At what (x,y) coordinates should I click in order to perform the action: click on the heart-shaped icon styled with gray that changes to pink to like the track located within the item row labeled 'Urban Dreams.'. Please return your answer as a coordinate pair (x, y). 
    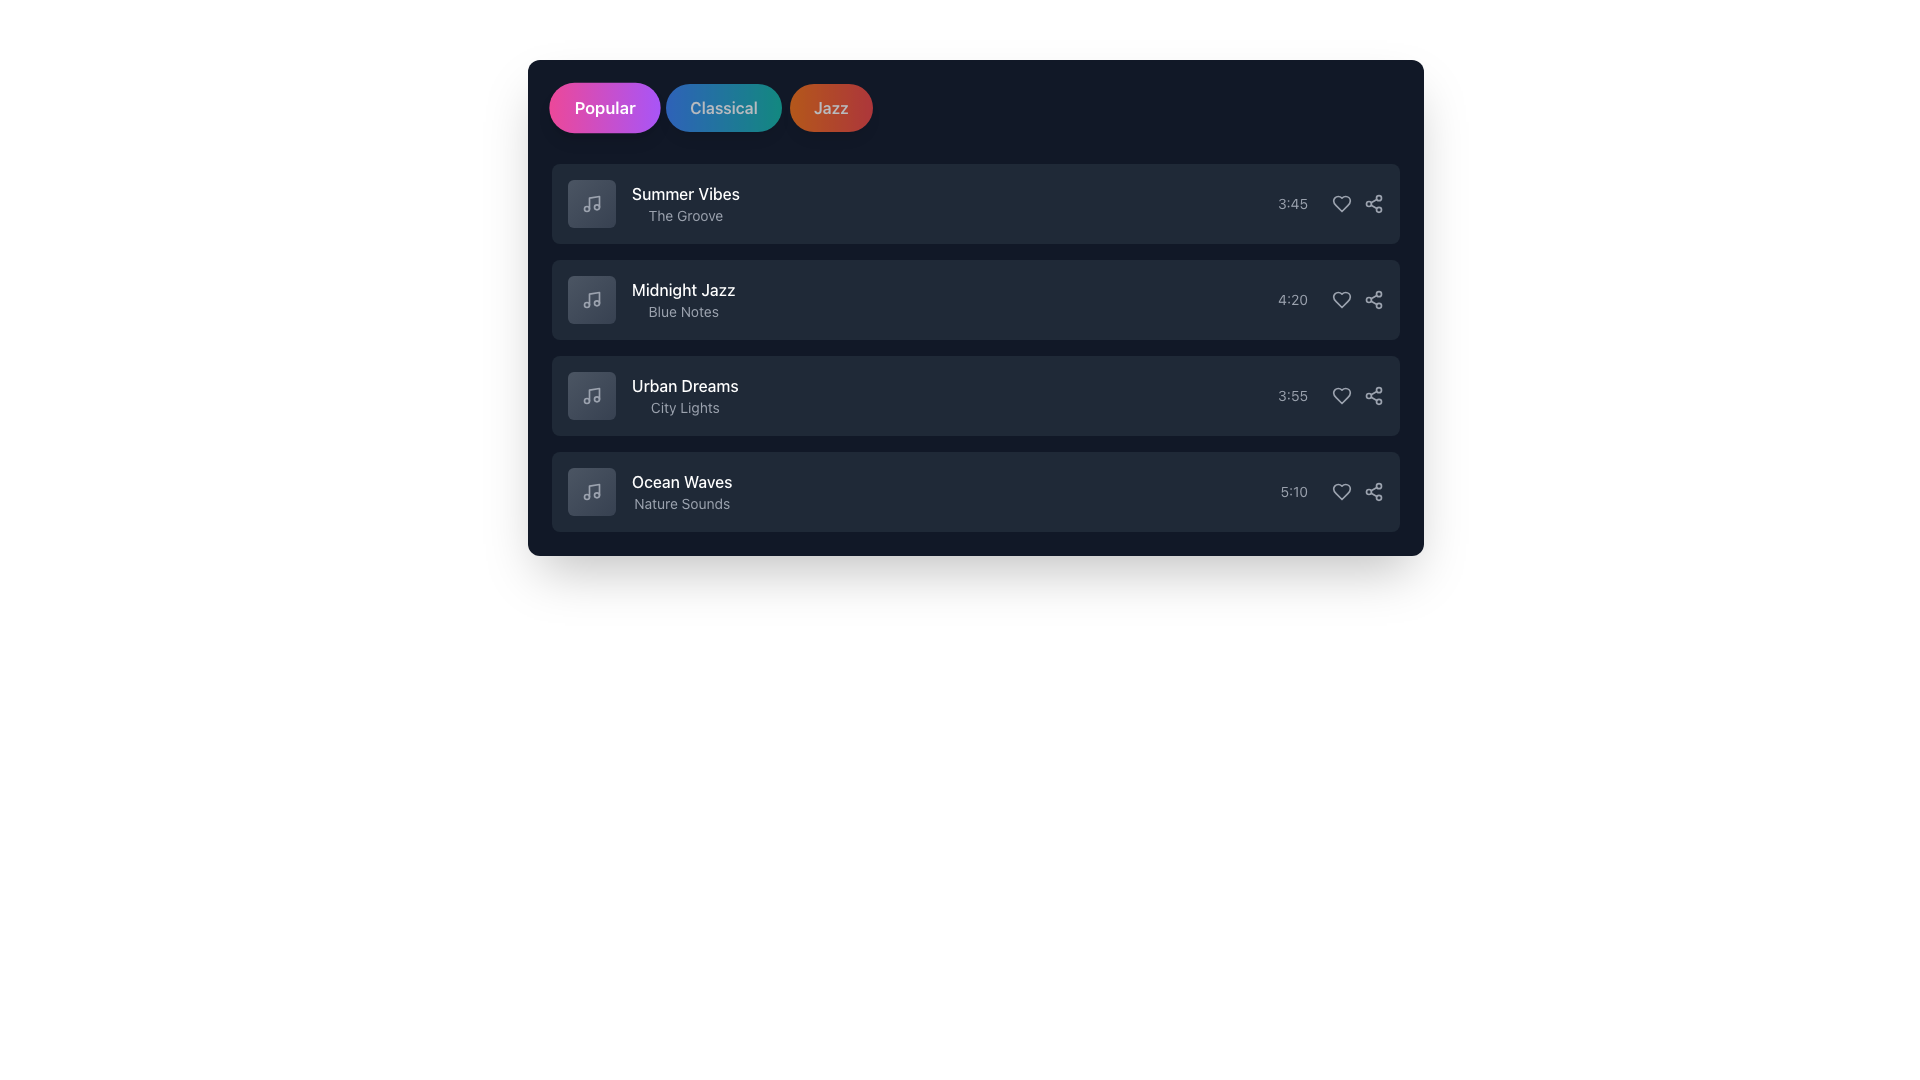
    Looking at the image, I should click on (1342, 396).